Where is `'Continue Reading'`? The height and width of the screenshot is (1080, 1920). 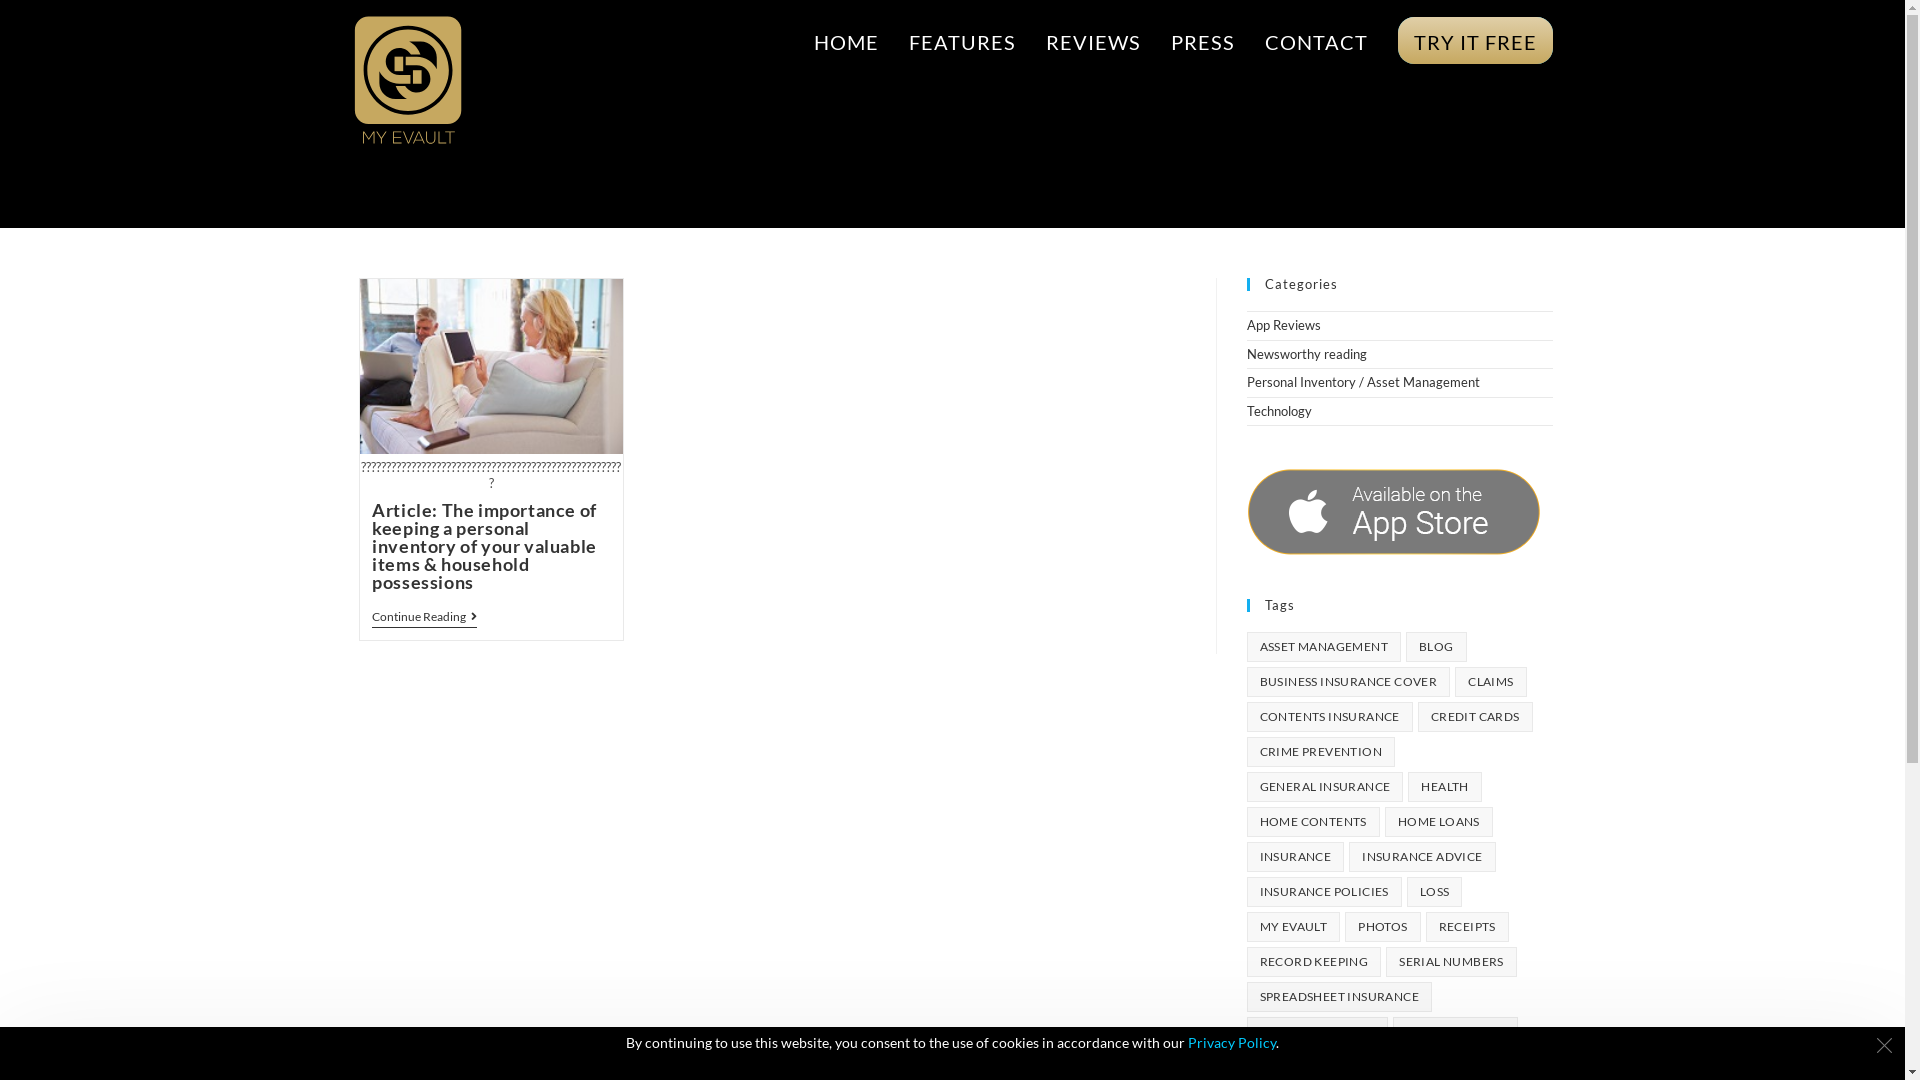
'Continue Reading' is located at coordinates (423, 617).